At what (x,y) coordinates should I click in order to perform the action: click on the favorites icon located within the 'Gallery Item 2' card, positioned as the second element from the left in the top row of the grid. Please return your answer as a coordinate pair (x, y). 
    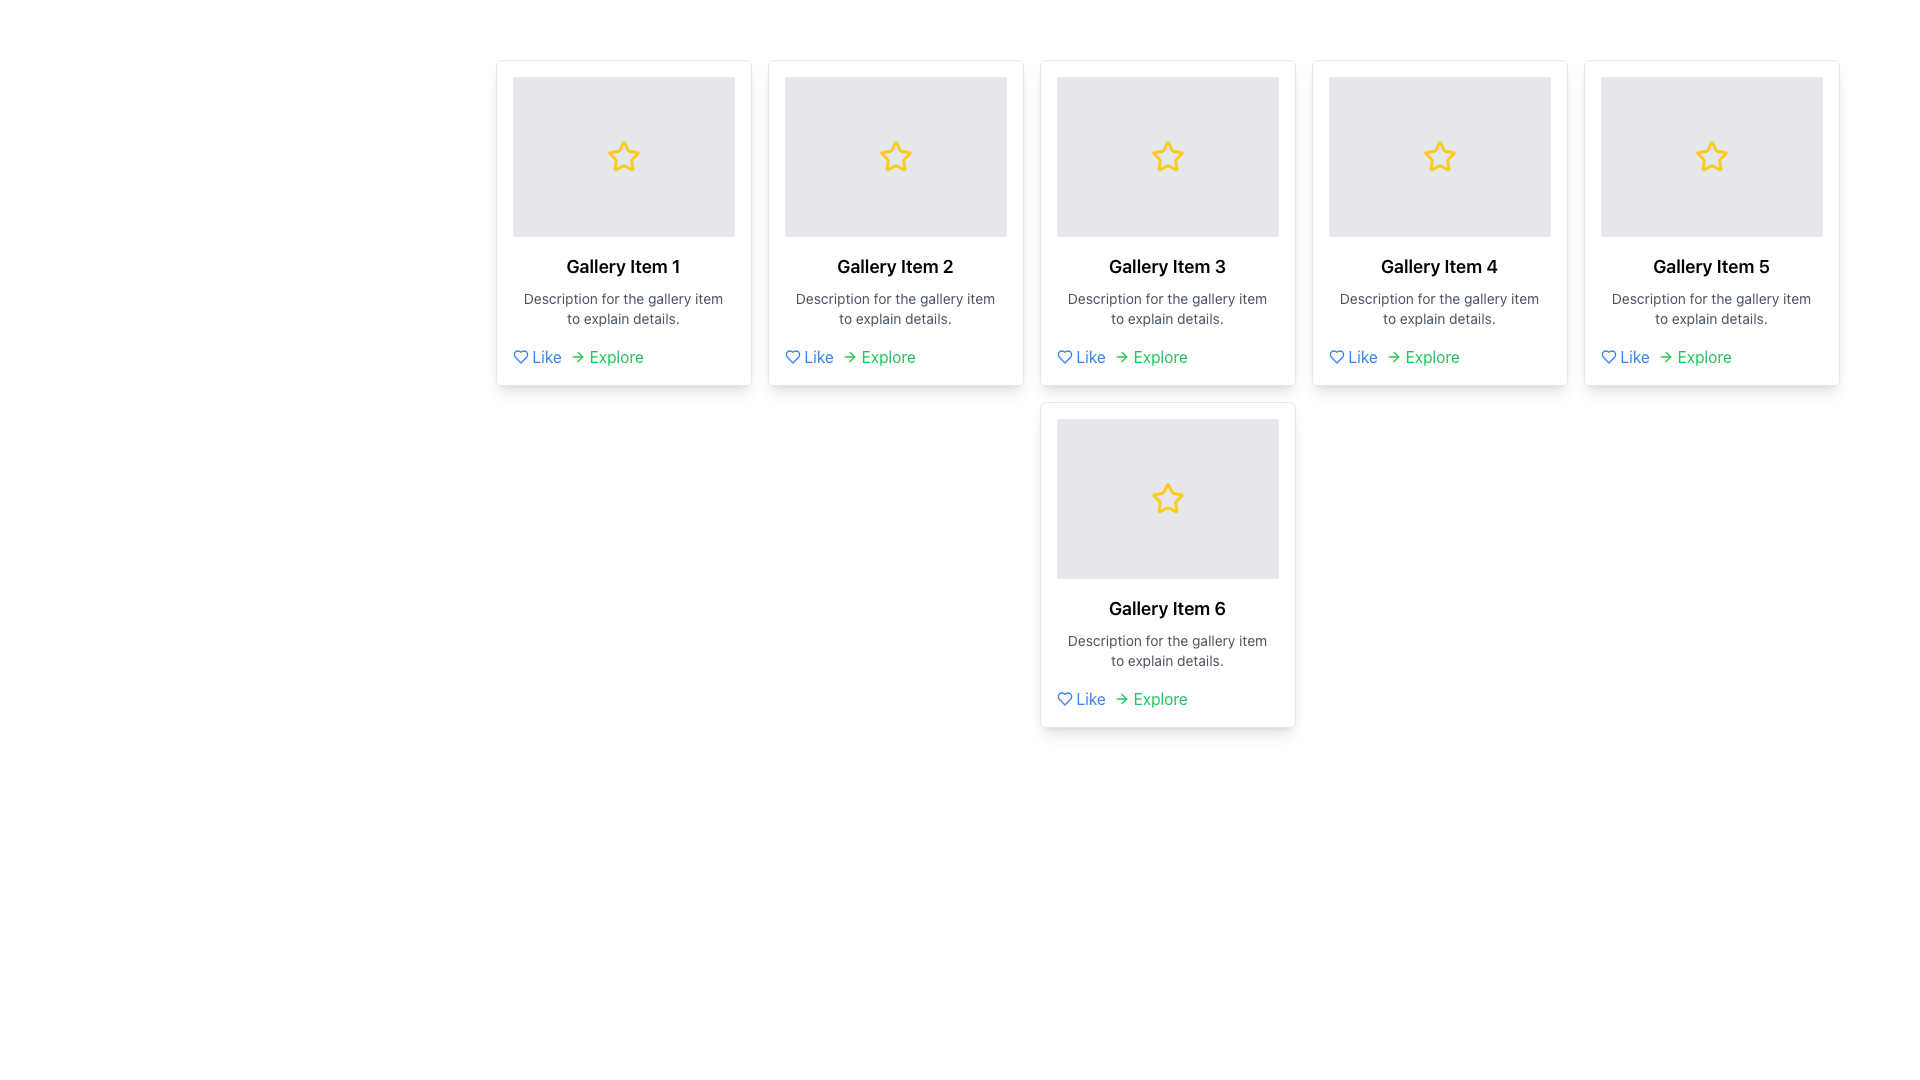
    Looking at the image, I should click on (894, 156).